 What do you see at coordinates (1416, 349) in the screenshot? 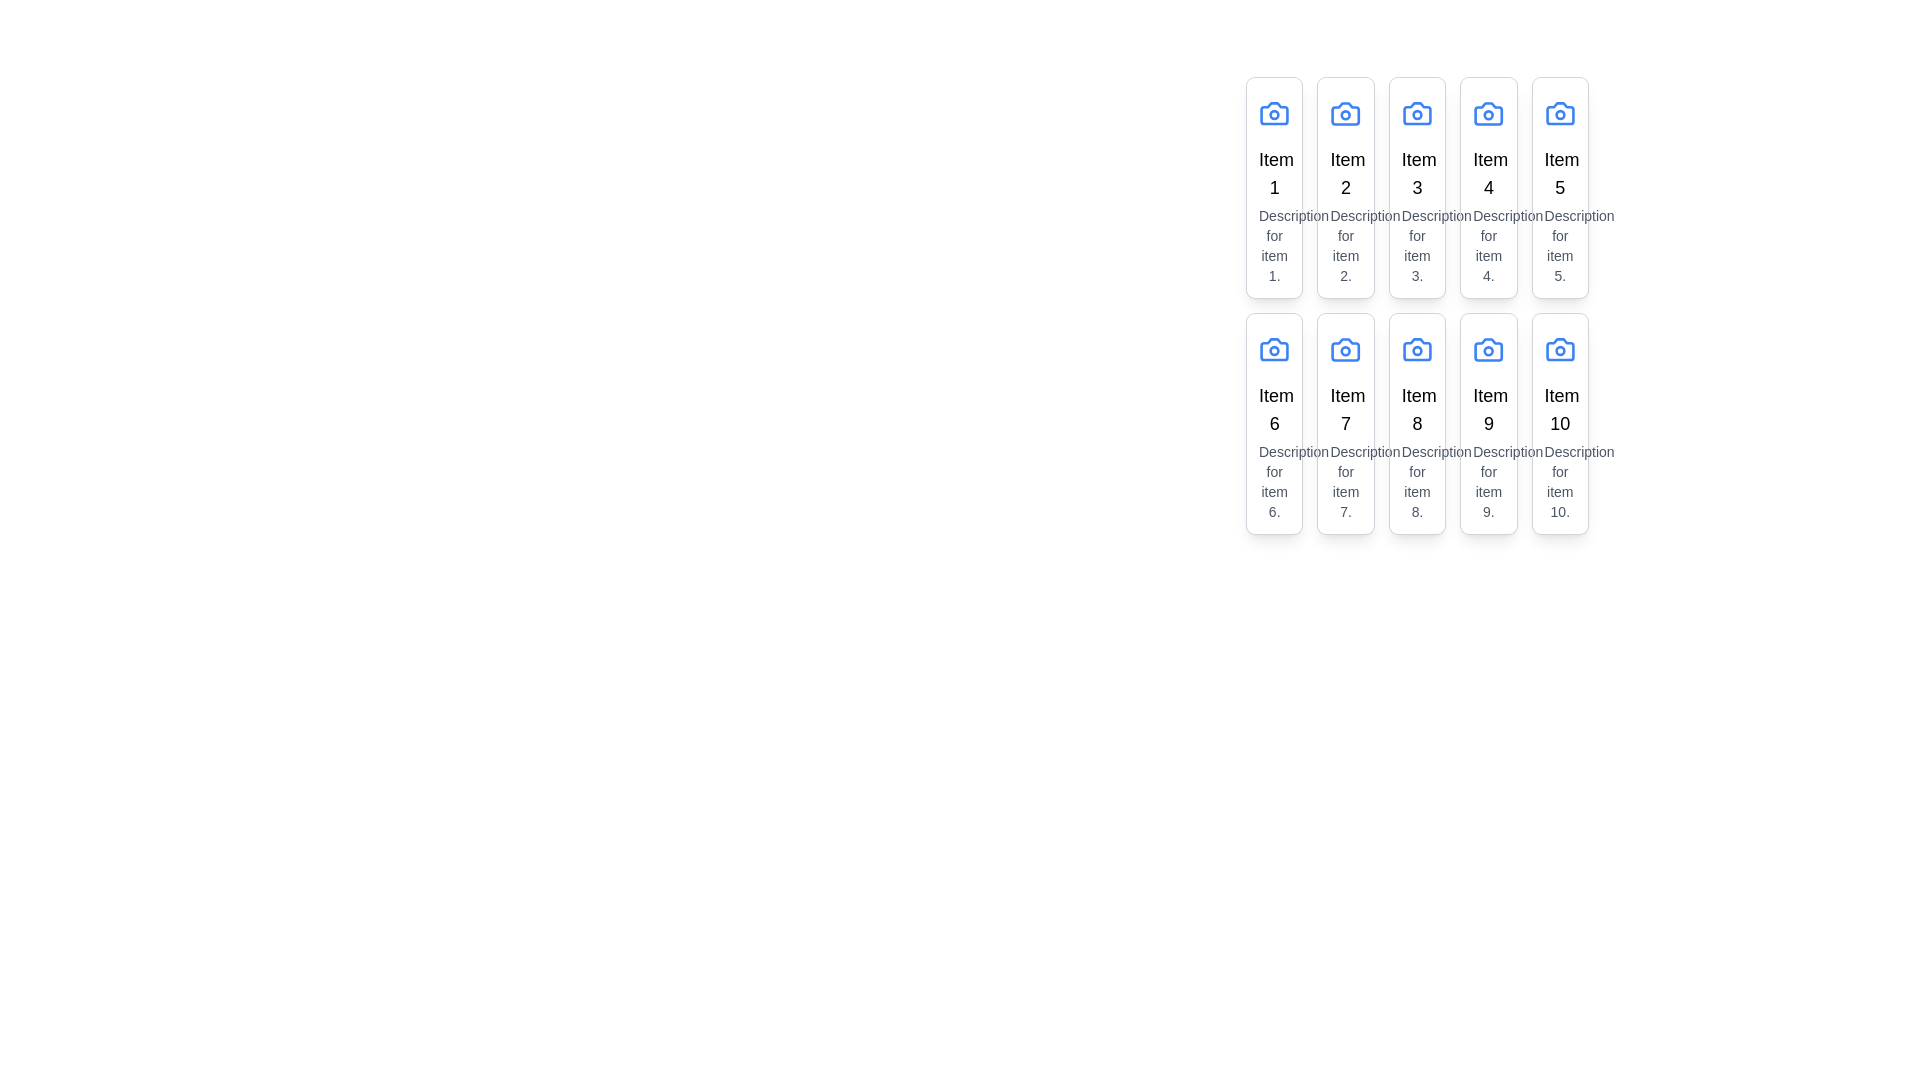
I see `the camera icon located at the top-center of the card labeled 'Item 8' to interact with it` at bounding box center [1416, 349].